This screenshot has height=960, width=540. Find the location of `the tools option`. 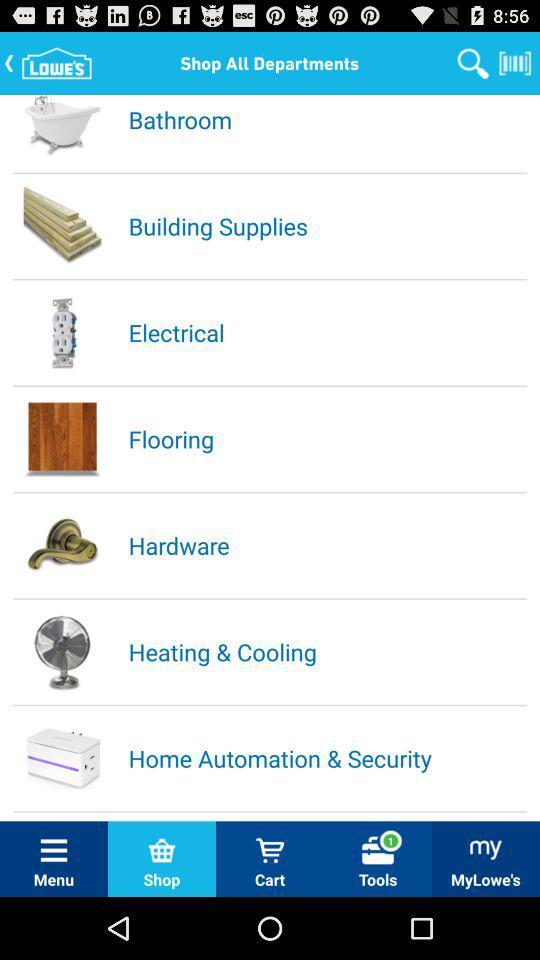

the tools option is located at coordinates (378, 849).